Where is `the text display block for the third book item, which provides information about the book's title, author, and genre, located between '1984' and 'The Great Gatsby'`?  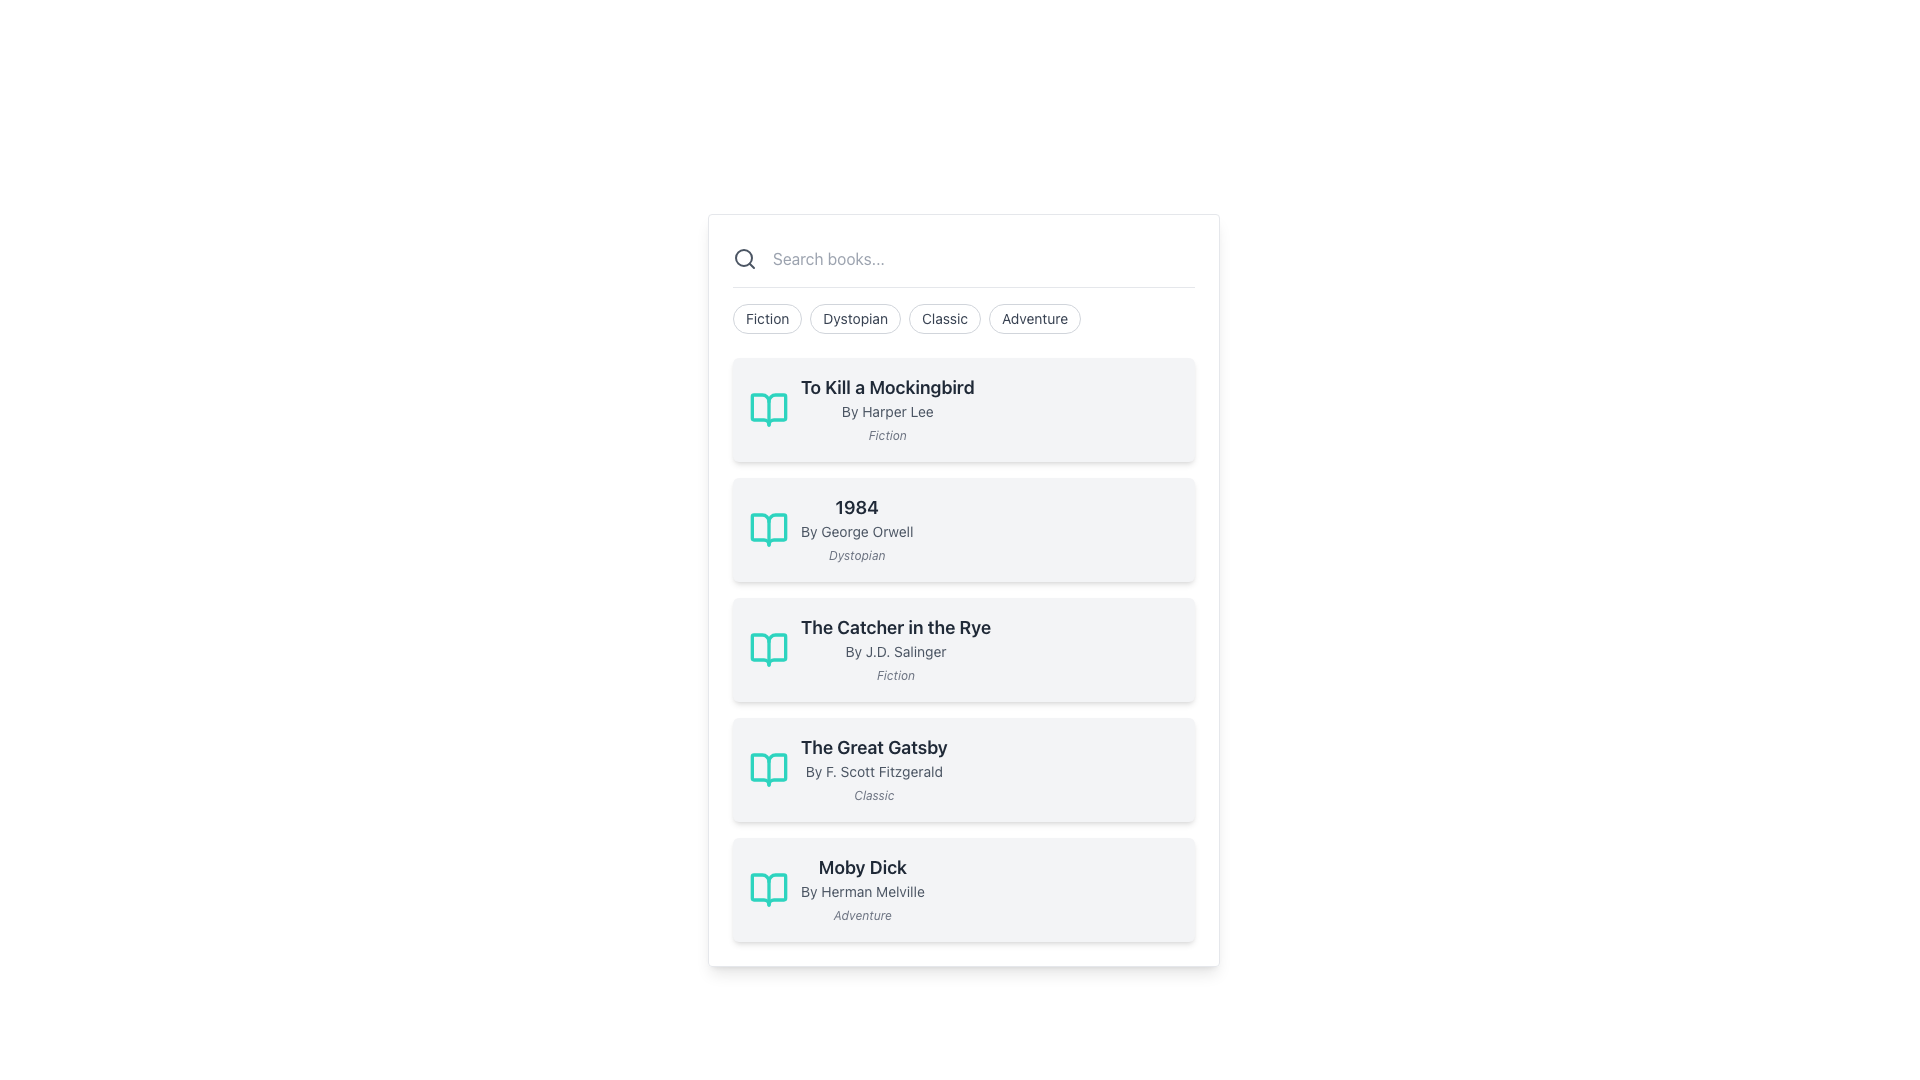
the text display block for the third book item, which provides information about the book's title, author, and genre, located between '1984' and 'The Great Gatsby' is located at coordinates (895, 650).